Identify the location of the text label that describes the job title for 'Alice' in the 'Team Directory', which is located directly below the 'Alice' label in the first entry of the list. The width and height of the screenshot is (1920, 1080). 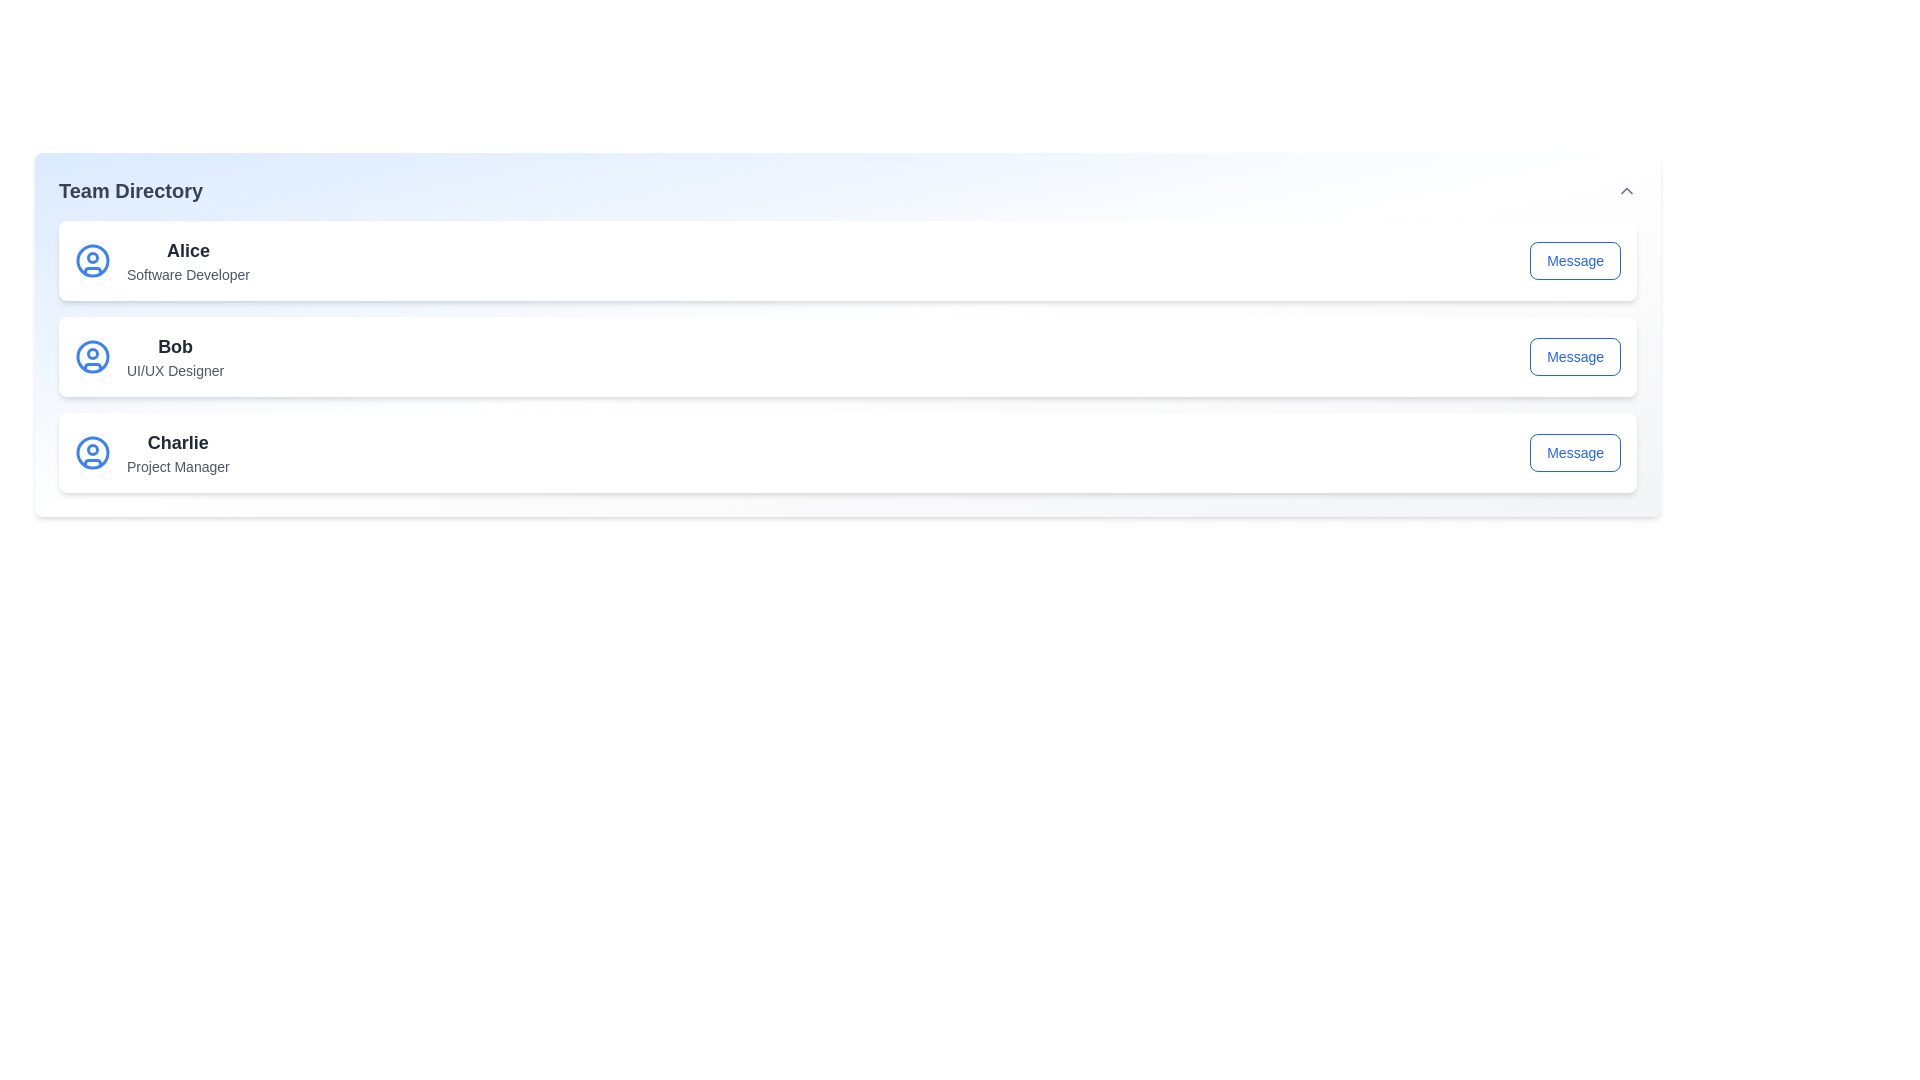
(188, 274).